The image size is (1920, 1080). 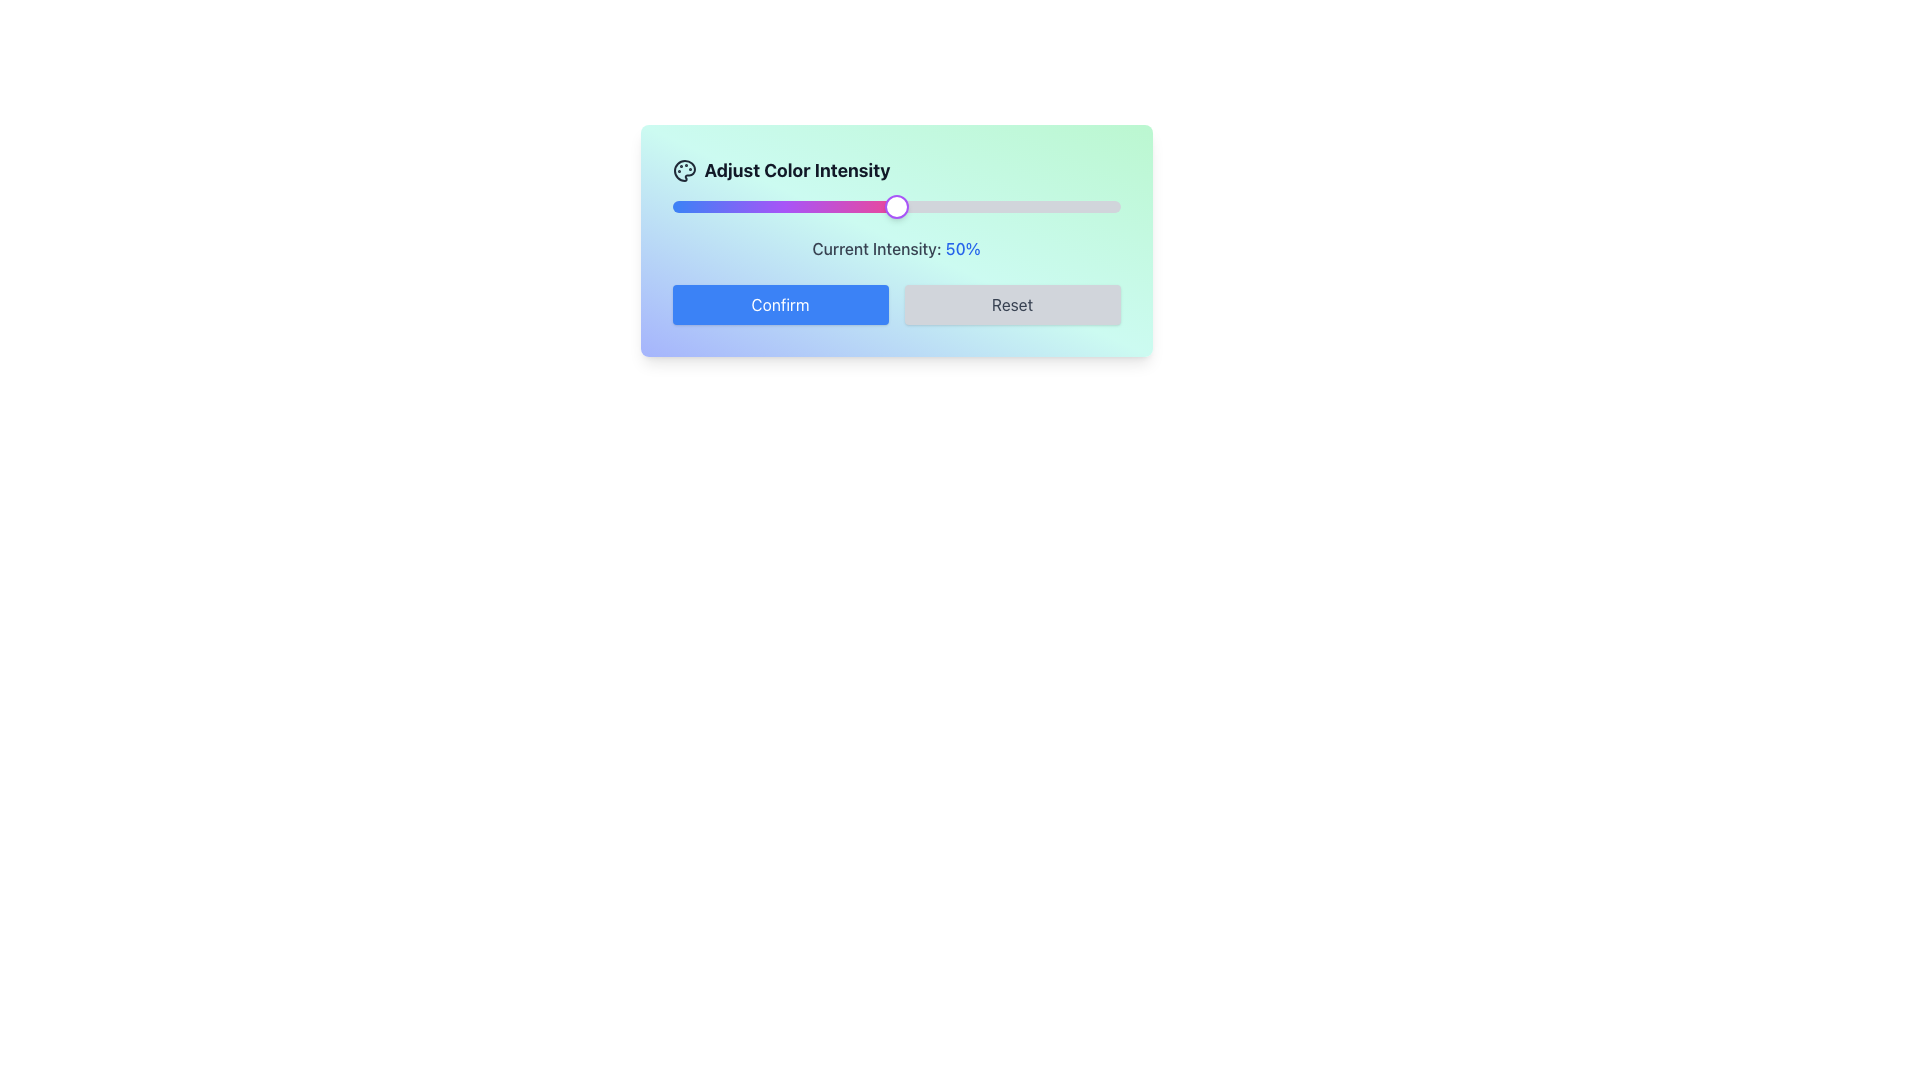 I want to click on the color intensity, so click(x=699, y=207).